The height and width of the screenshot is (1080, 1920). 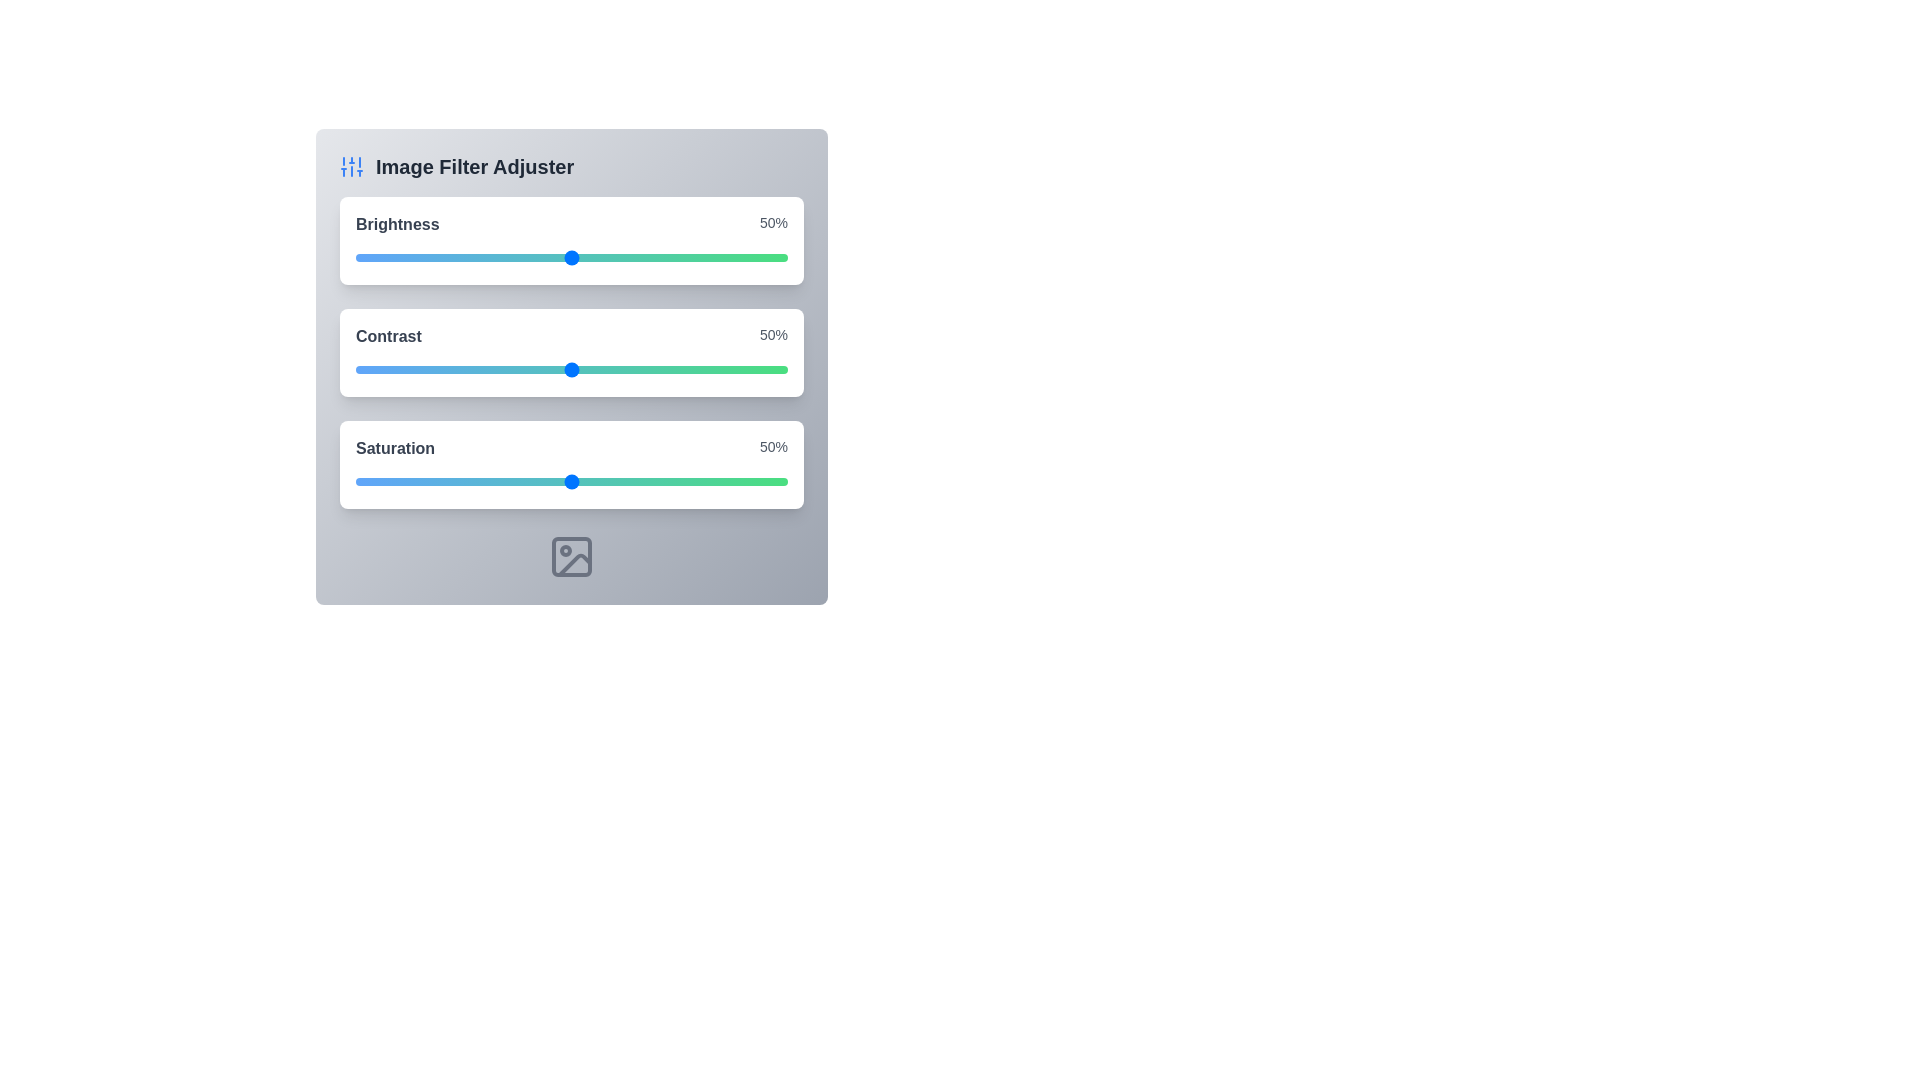 I want to click on the contrast slider to 46%, so click(x=554, y=370).